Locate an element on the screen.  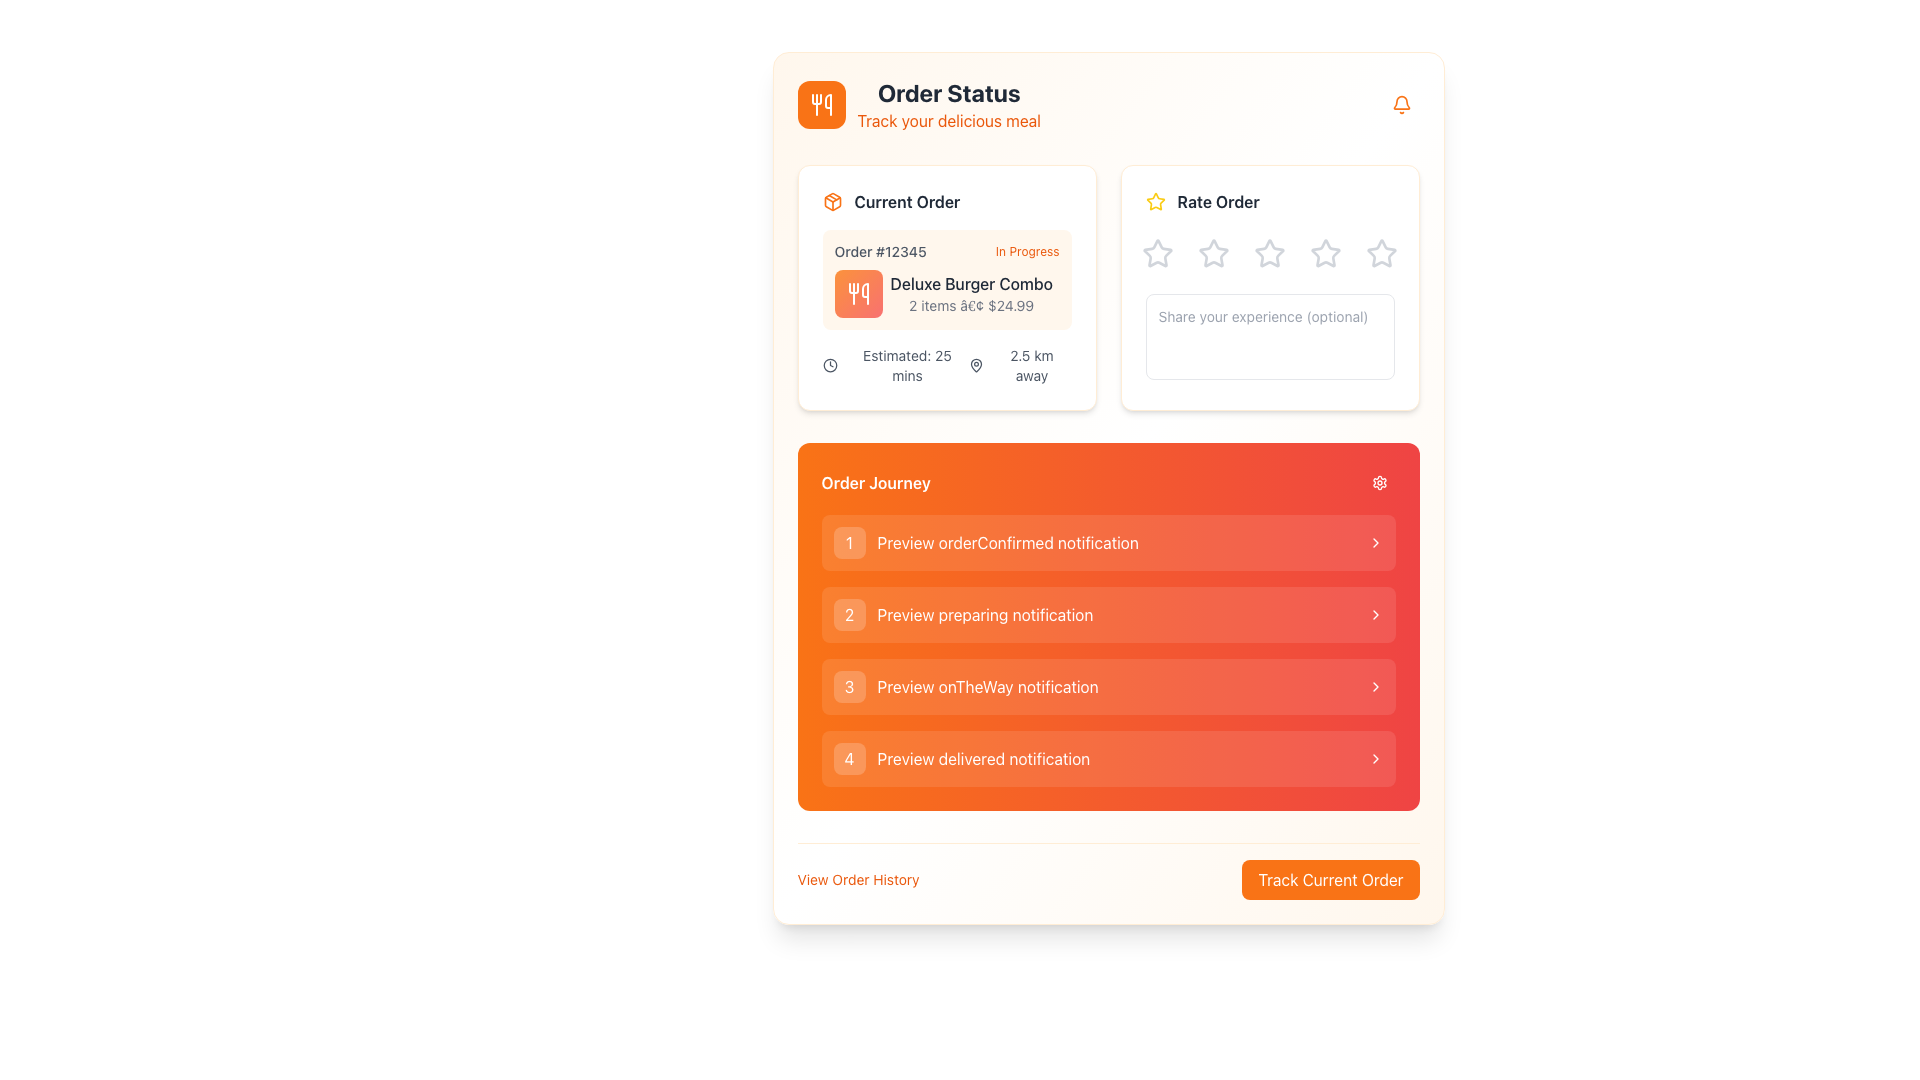
the second star icon in the 'Rate Order' section is located at coordinates (1213, 252).